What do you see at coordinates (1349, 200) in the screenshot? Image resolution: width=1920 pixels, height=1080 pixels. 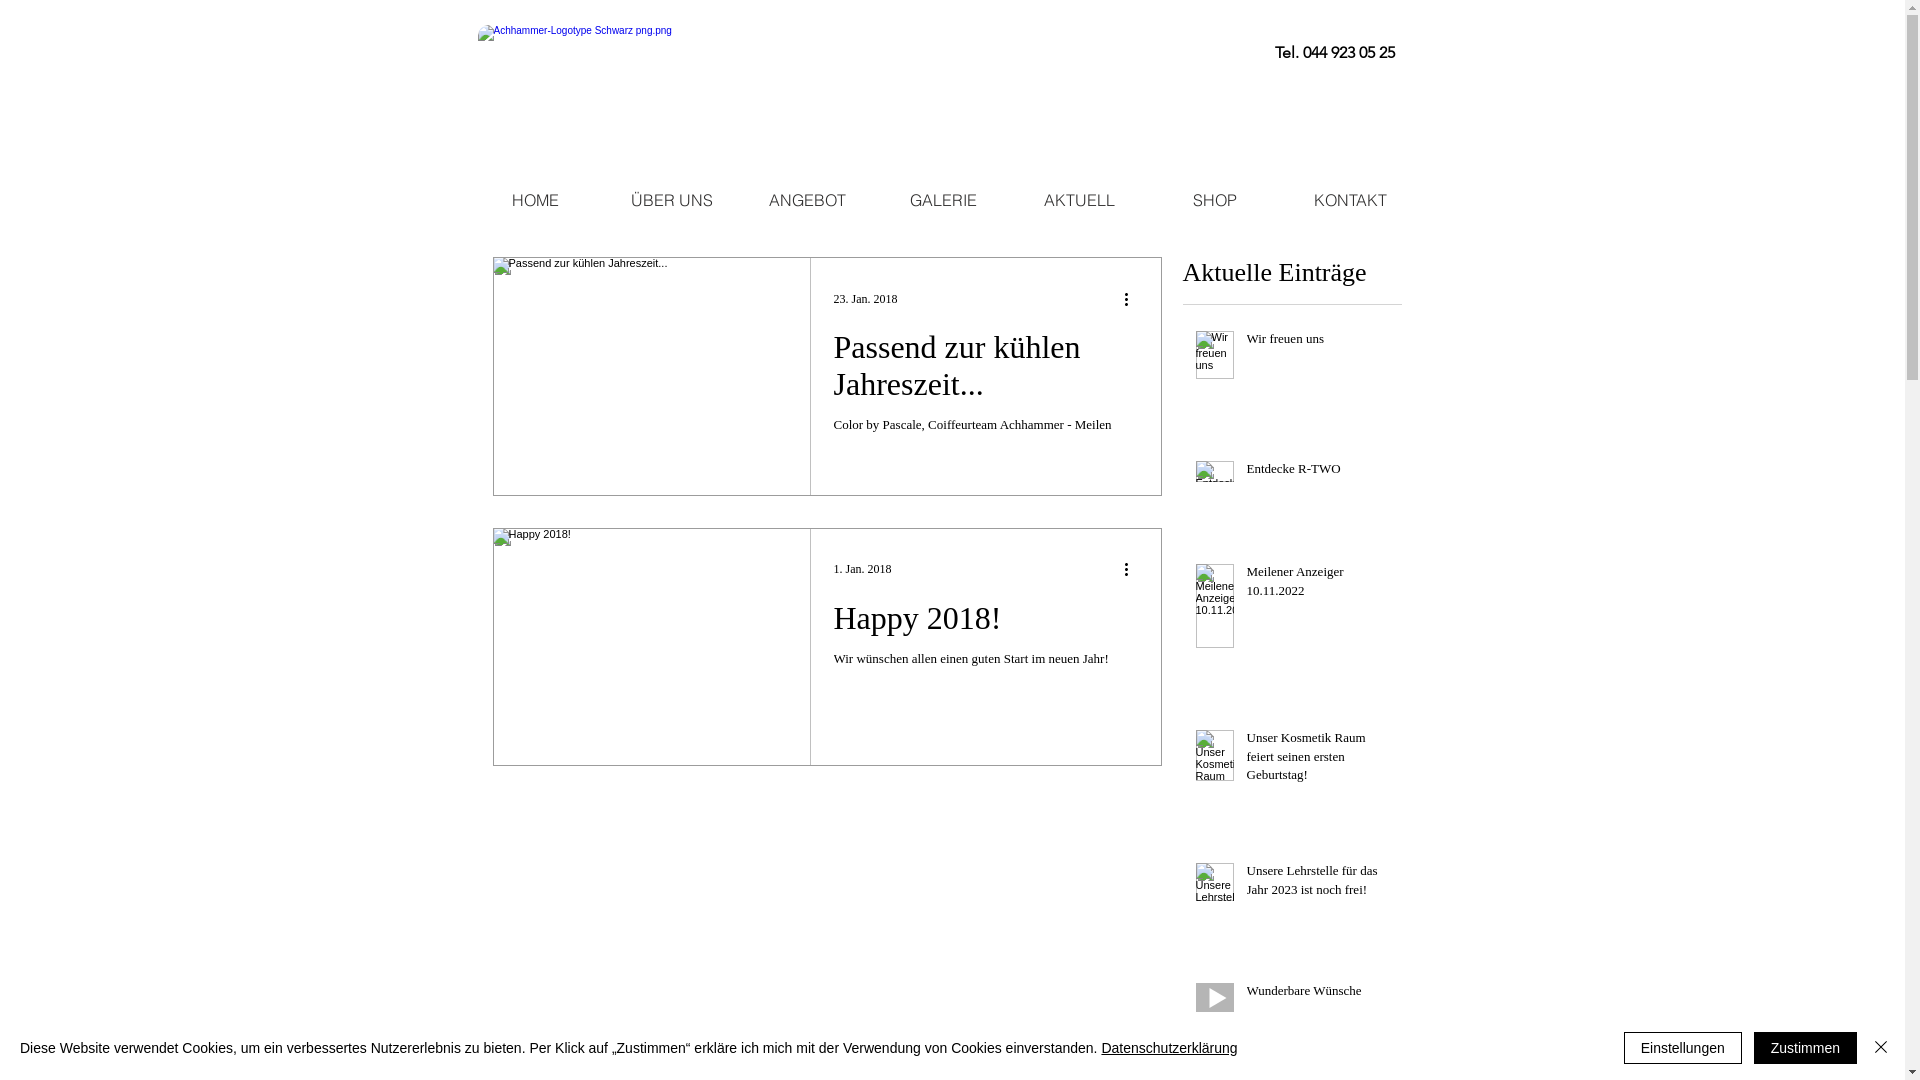 I see `'KONTAKT'` at bounding box center [1349, 200].